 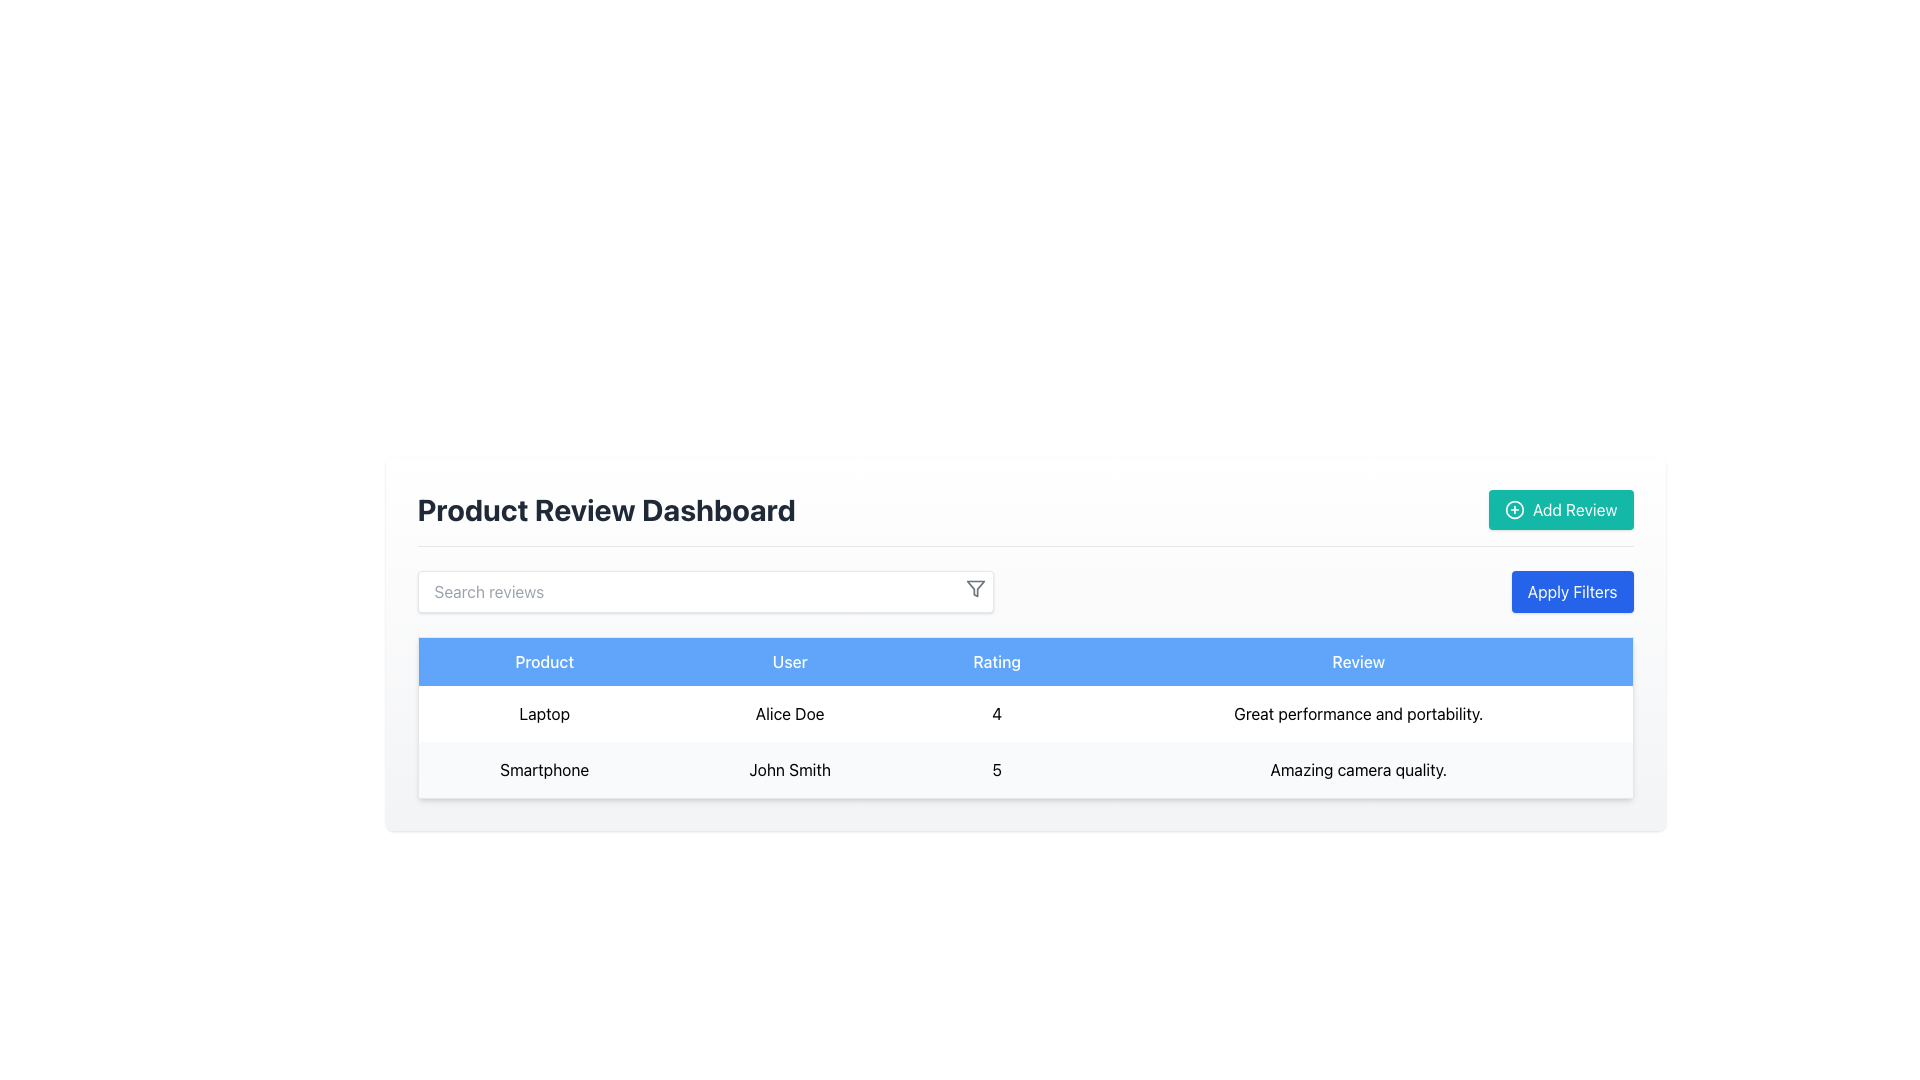 I want to click on the circular outline of the 'Add Review' button located on the right side of the top bar, adjacent to the 'Apply Filters' button, so click(x=1514, y=508).